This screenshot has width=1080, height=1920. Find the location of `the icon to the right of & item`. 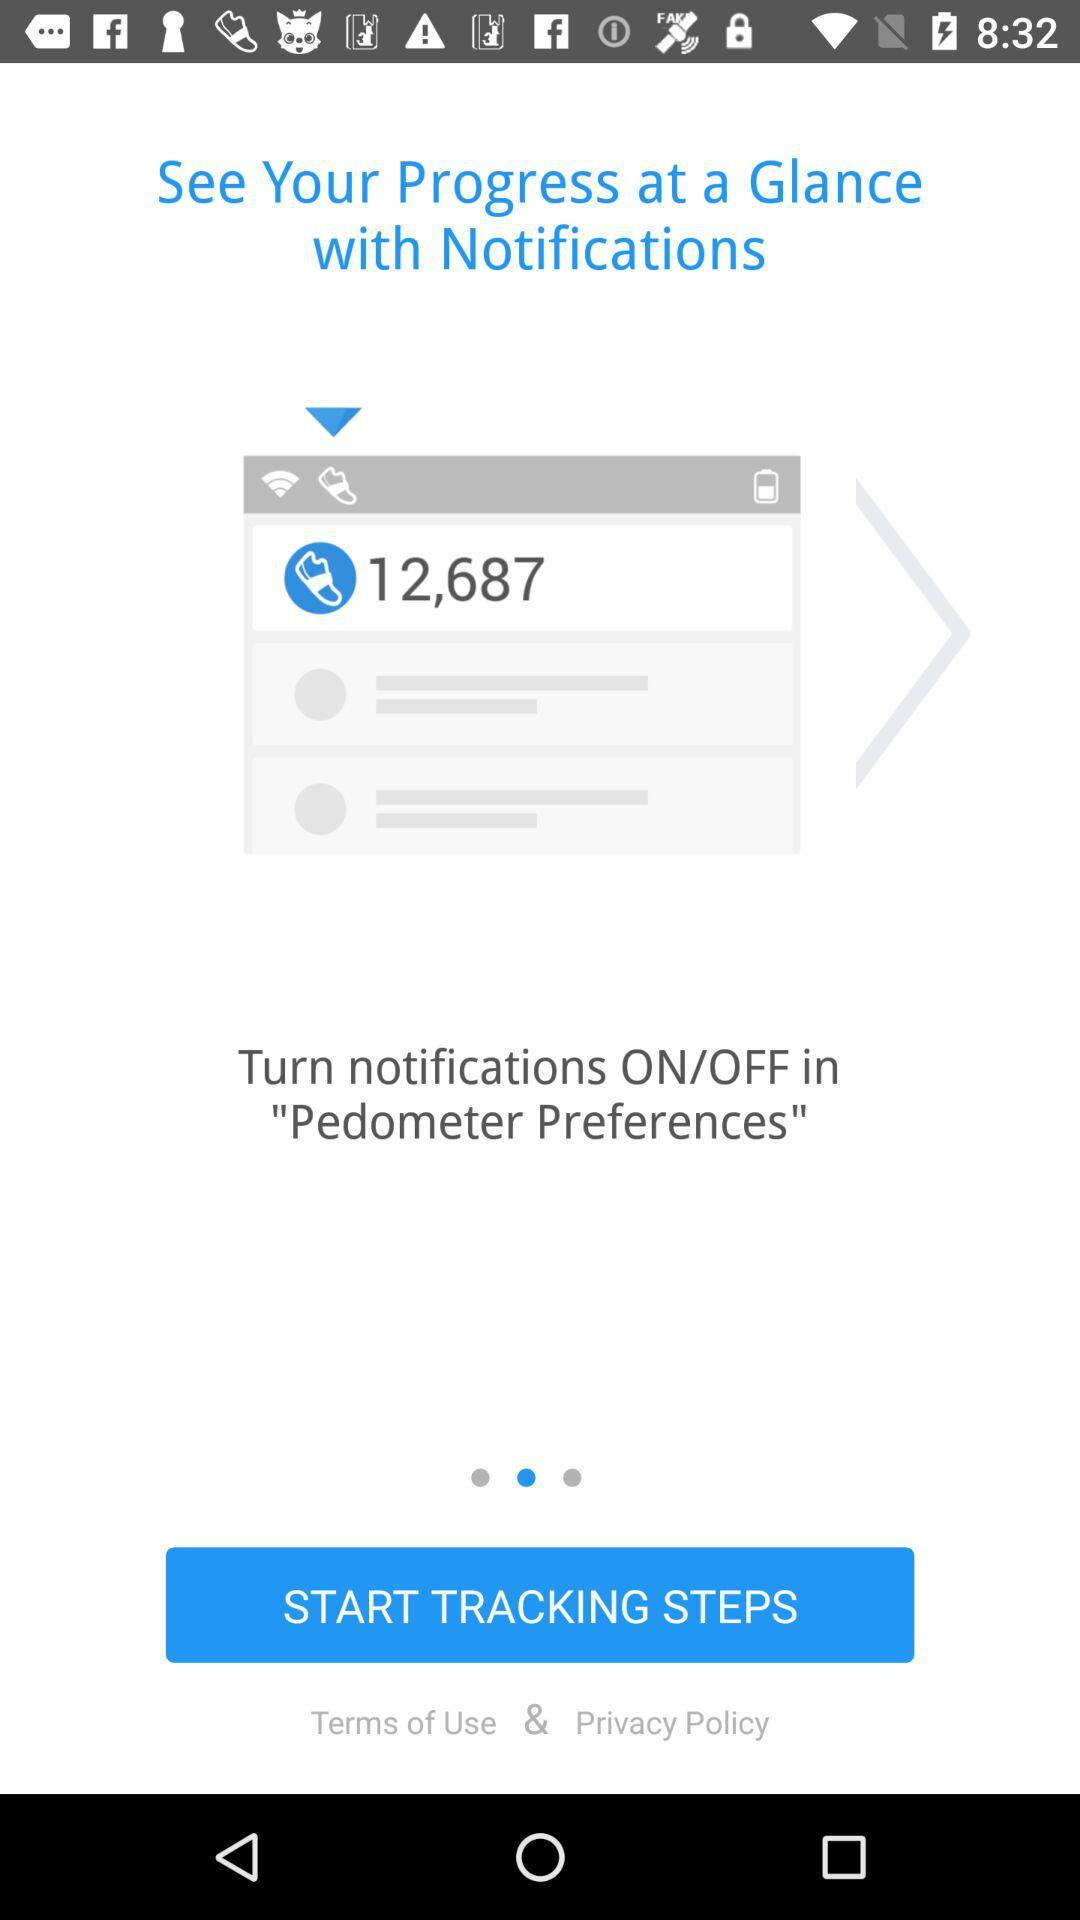

the icon to the right of & item is located at coordinates (672, 1720).